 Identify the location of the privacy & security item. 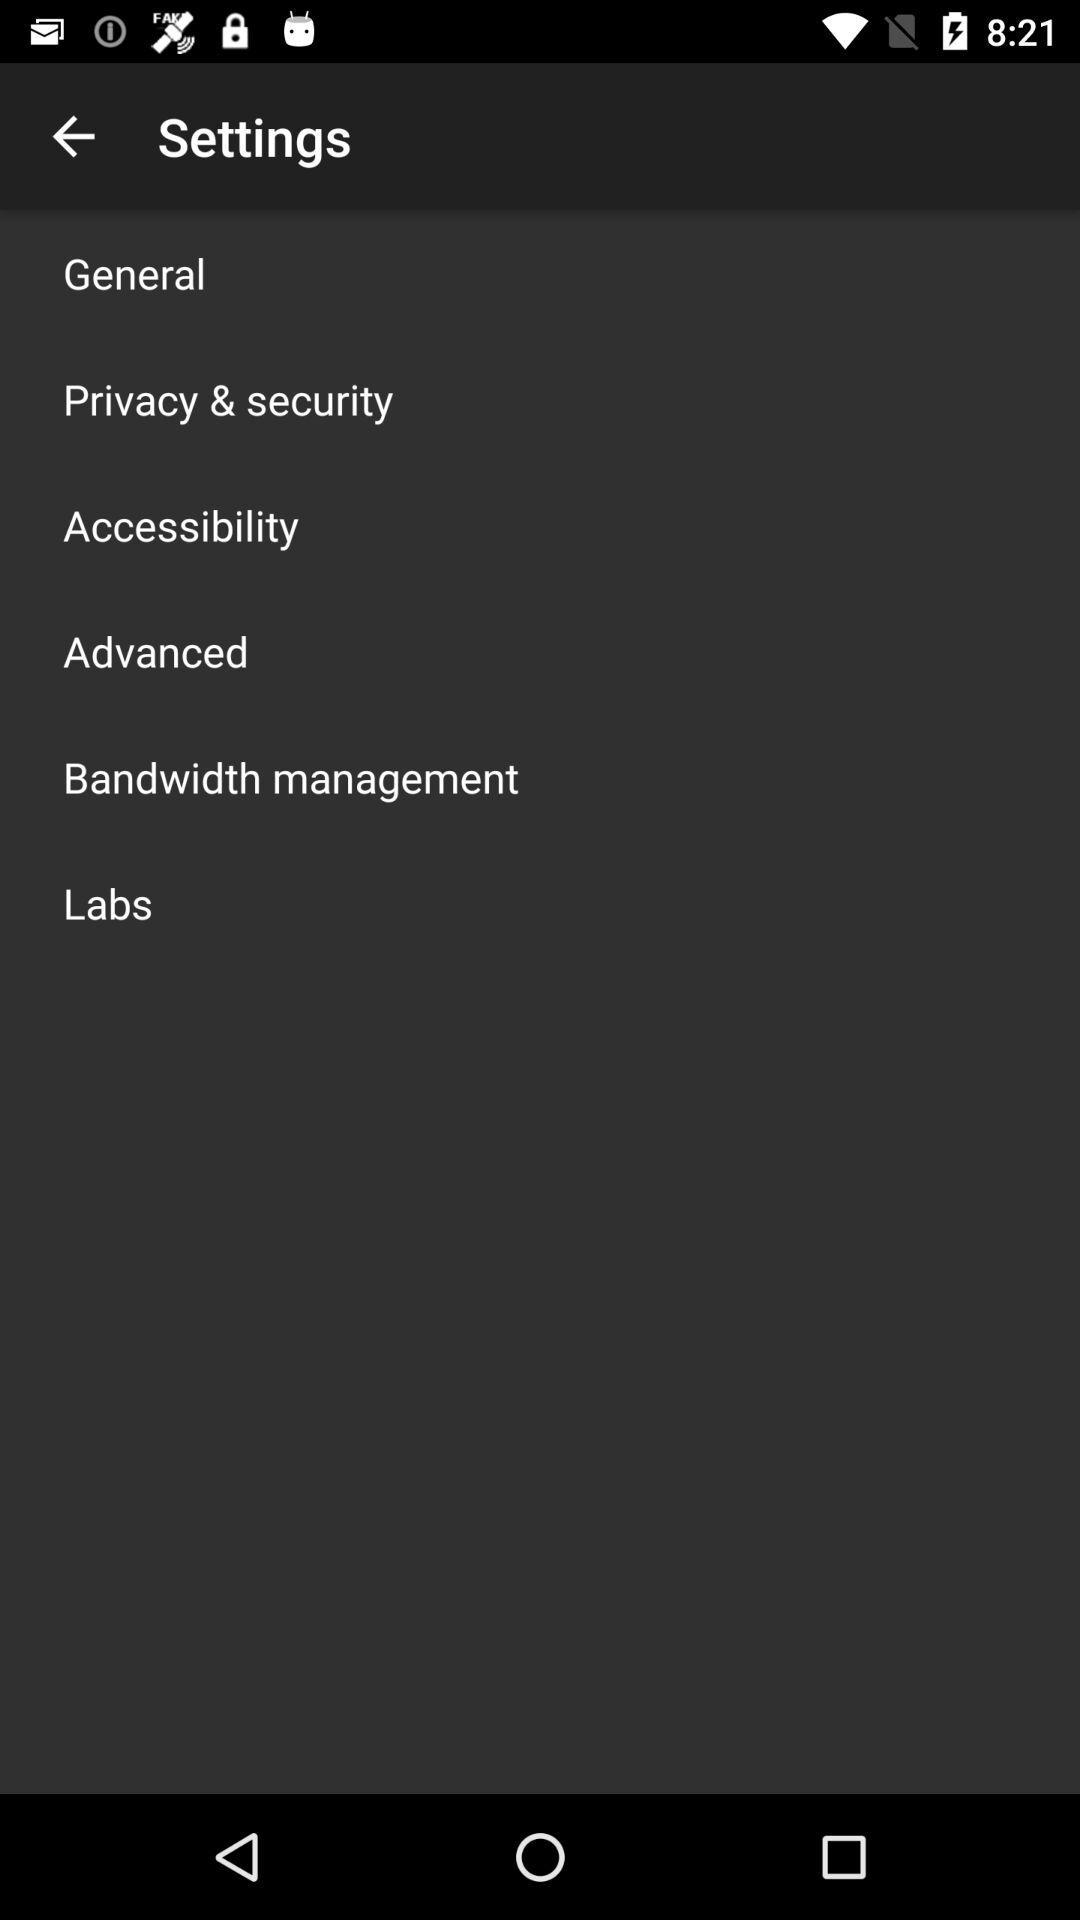
(227, 398).